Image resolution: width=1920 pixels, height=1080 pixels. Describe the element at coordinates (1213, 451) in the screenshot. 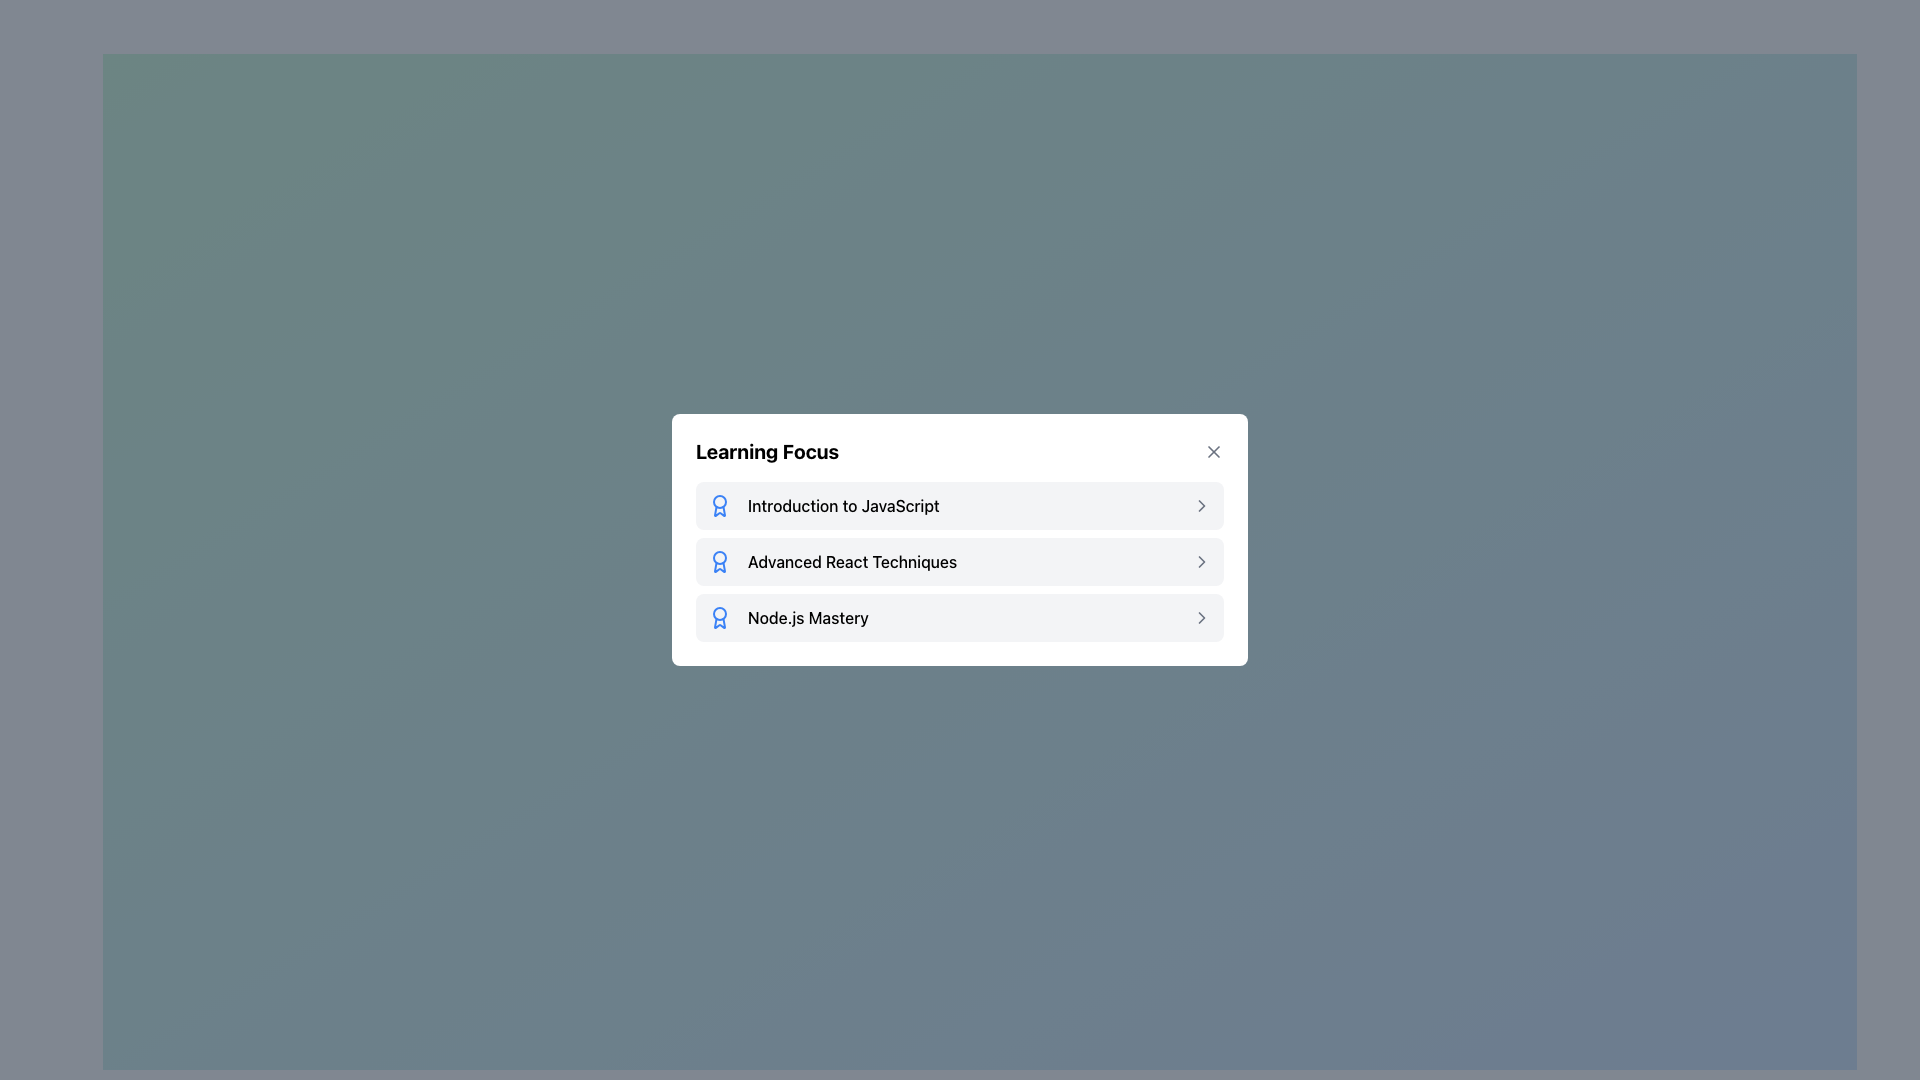

I see `the gray cross-shaped vector graphic 'X' in the top-right corner of the 'Learning Focus' dialog` at that location.